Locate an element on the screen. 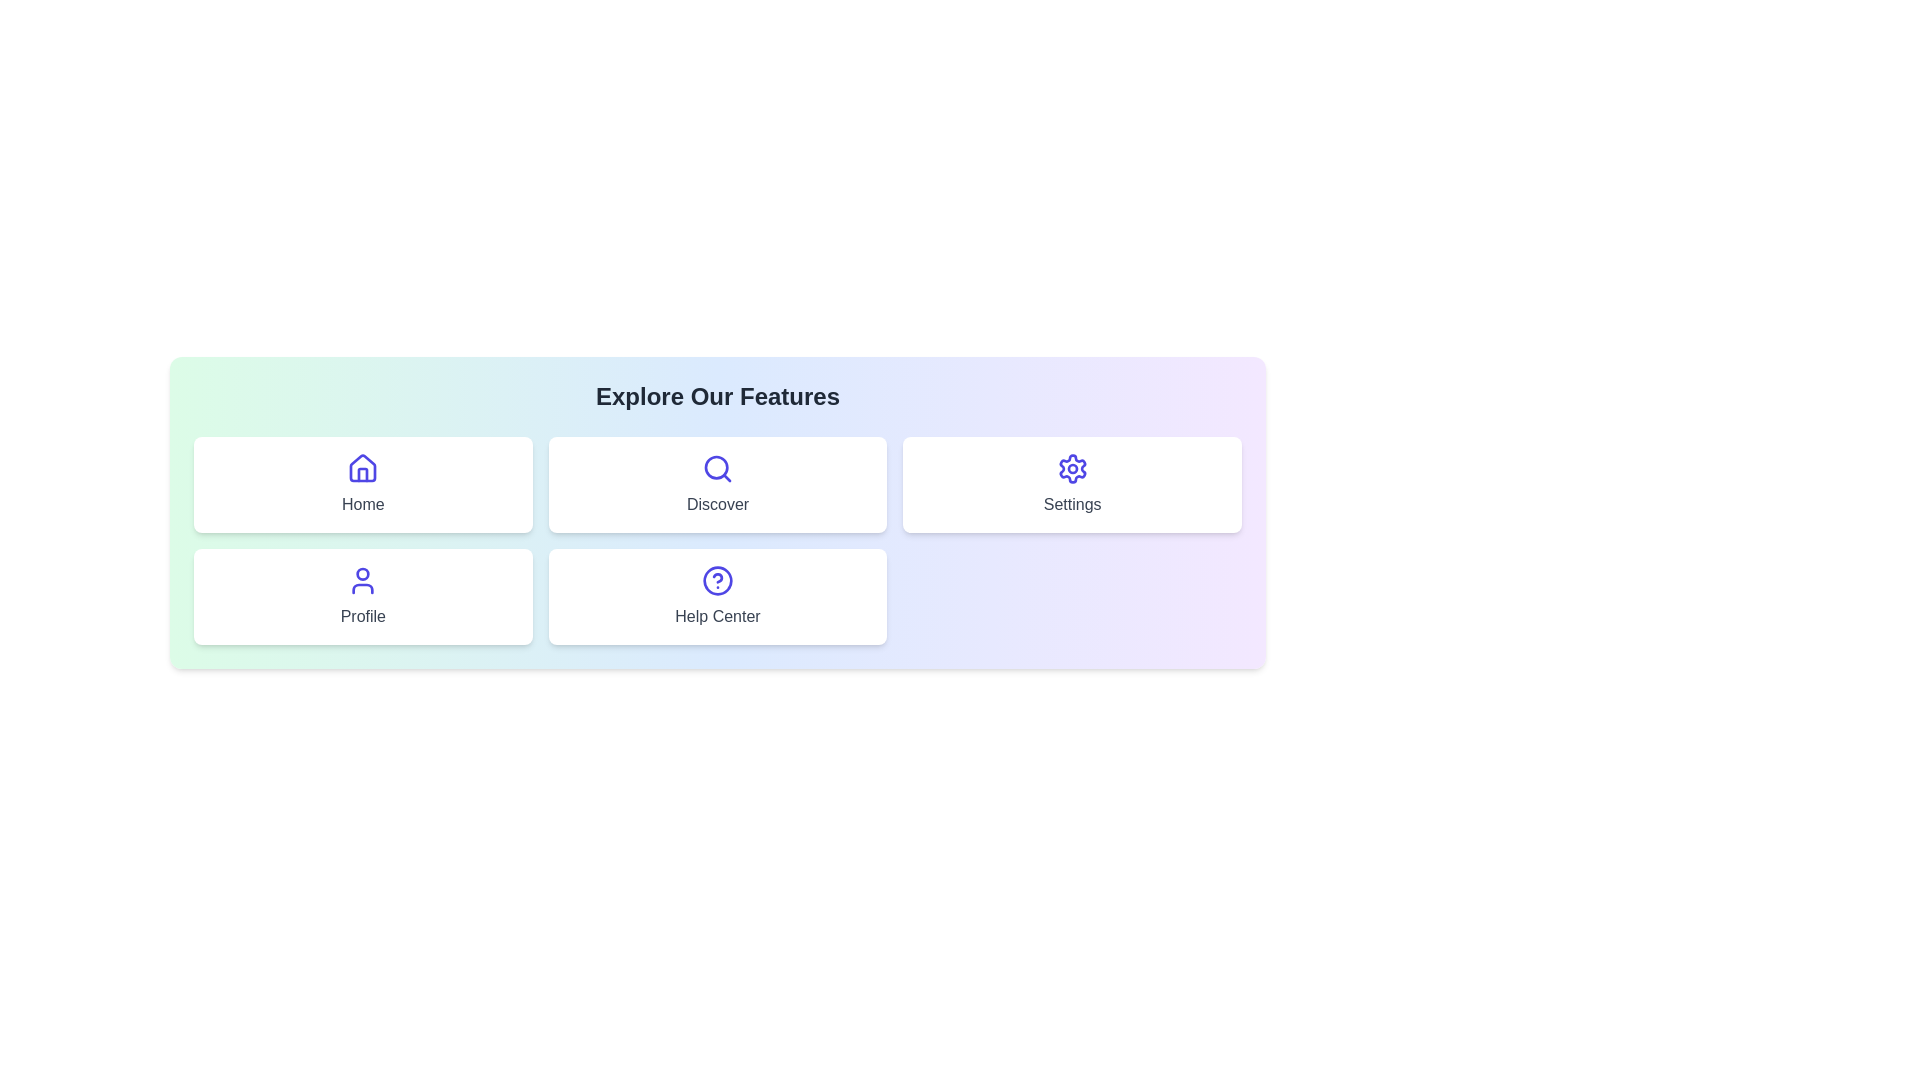 The width and height of the screenshot is (1920, 1080). the house-shaped icon, which is the leftmost icon in the upper row of the grid layout is located at coordinates (363, 468).